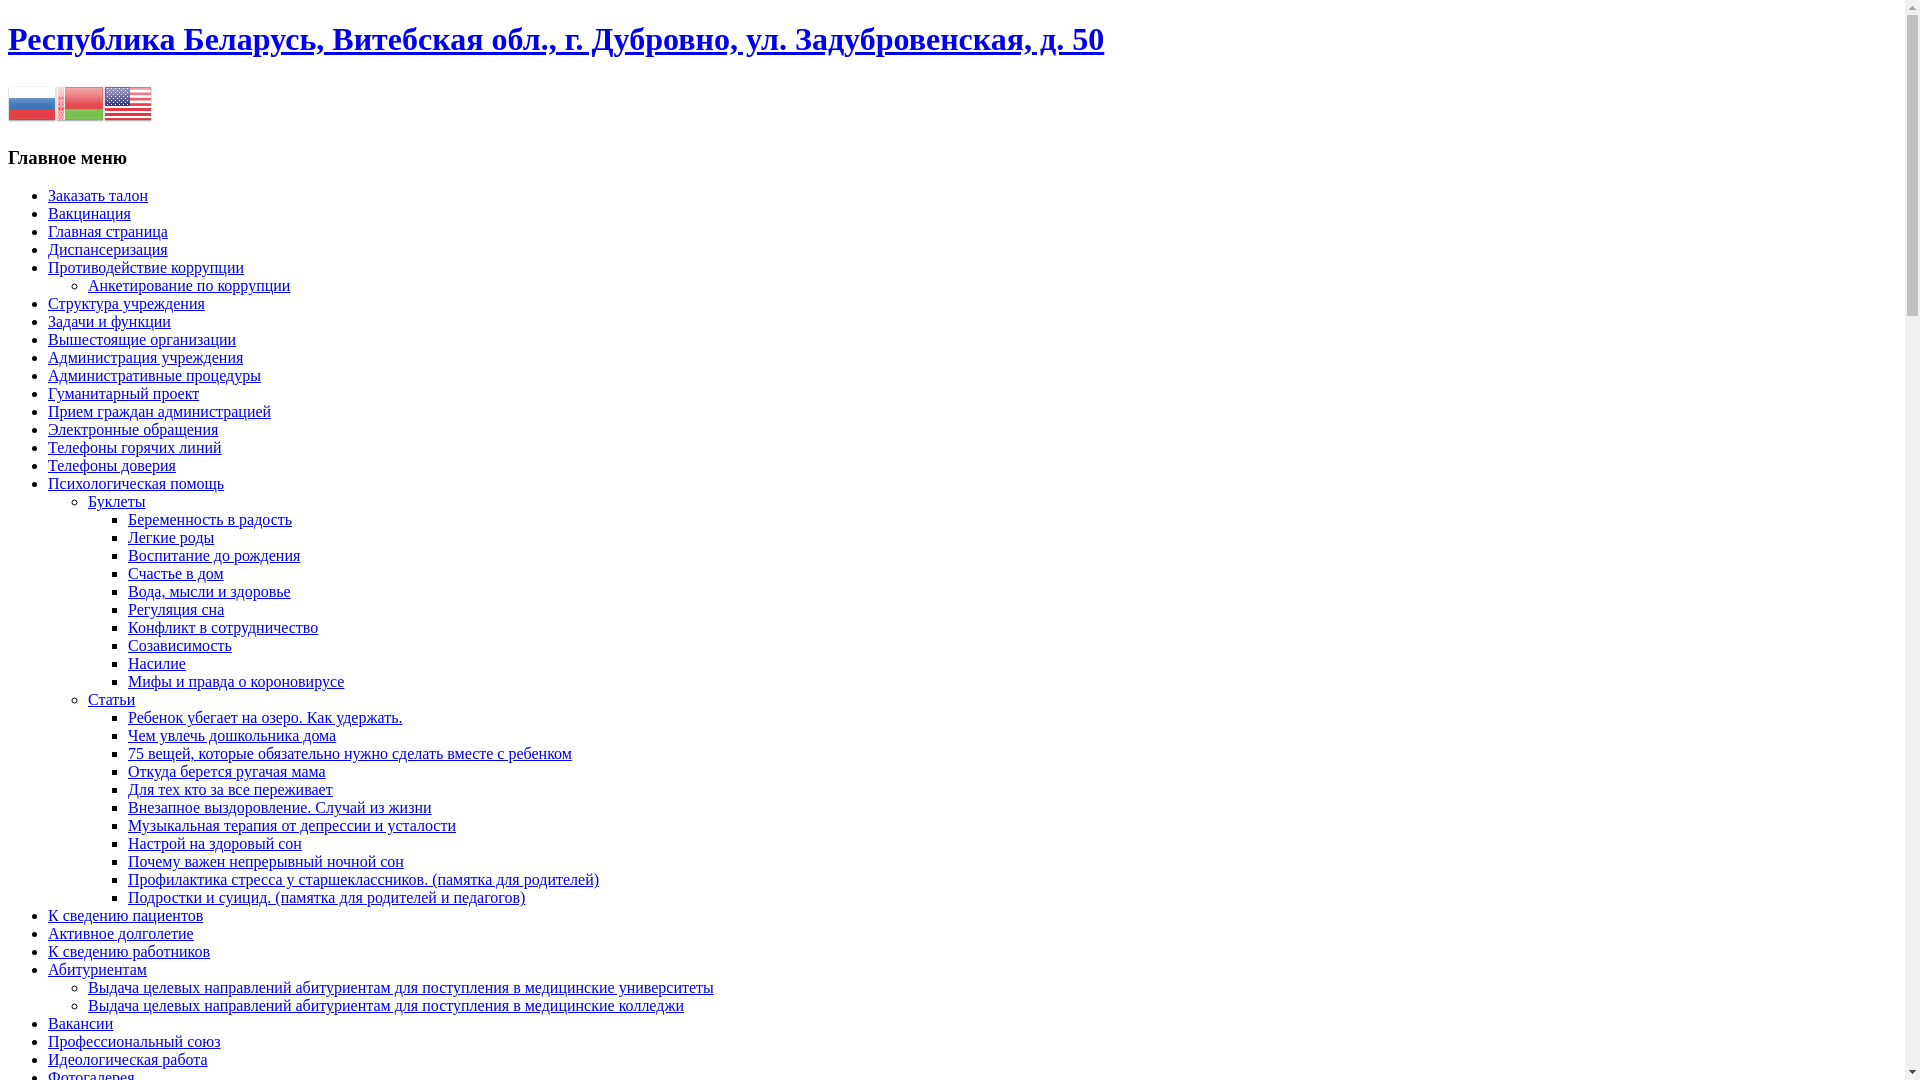 This screenshot has width=1920, height=1080. Describe the element at coordinates (127, 102) in the screenshot. I see `'English'` at that location.